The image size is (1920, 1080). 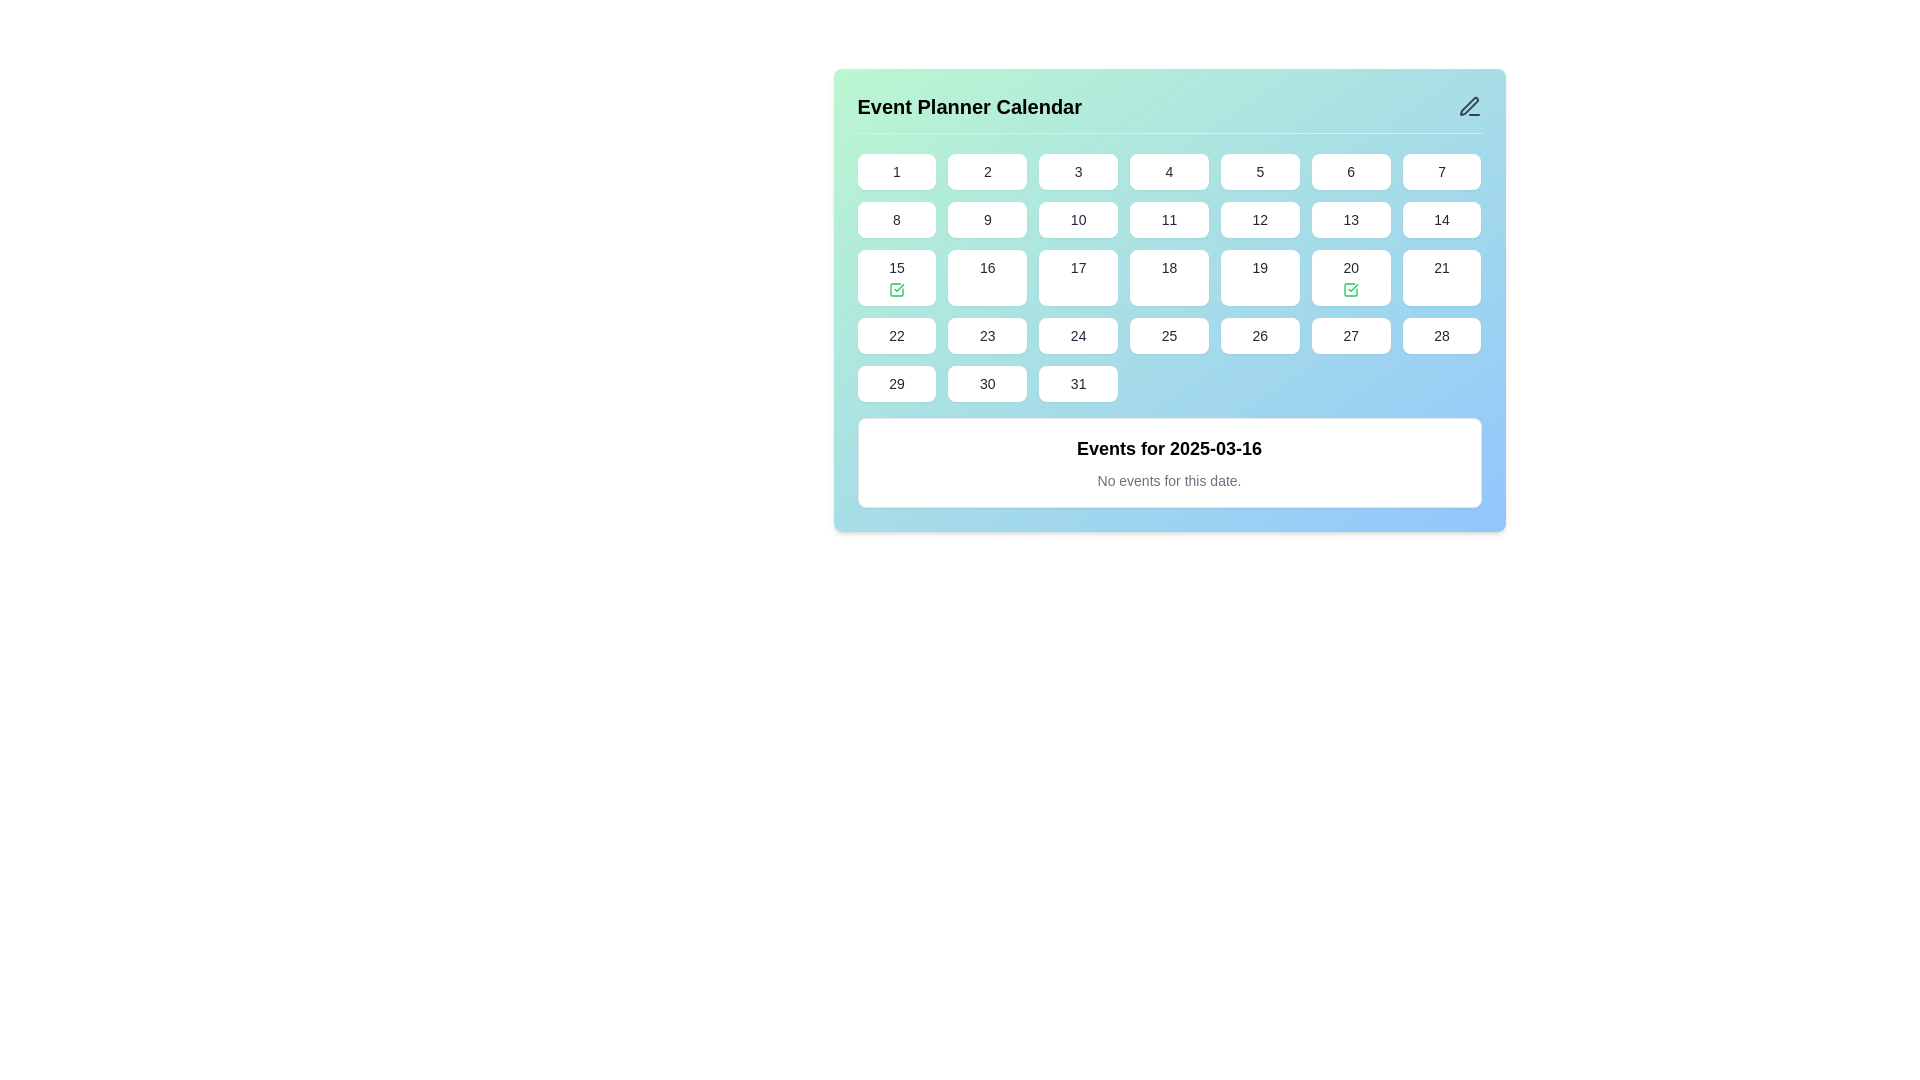 What do you see at coordinates (1259, 334) in the screenshot?
I see `the button displaying '26' in the calendar grid` at bounding box center [1259, 334].